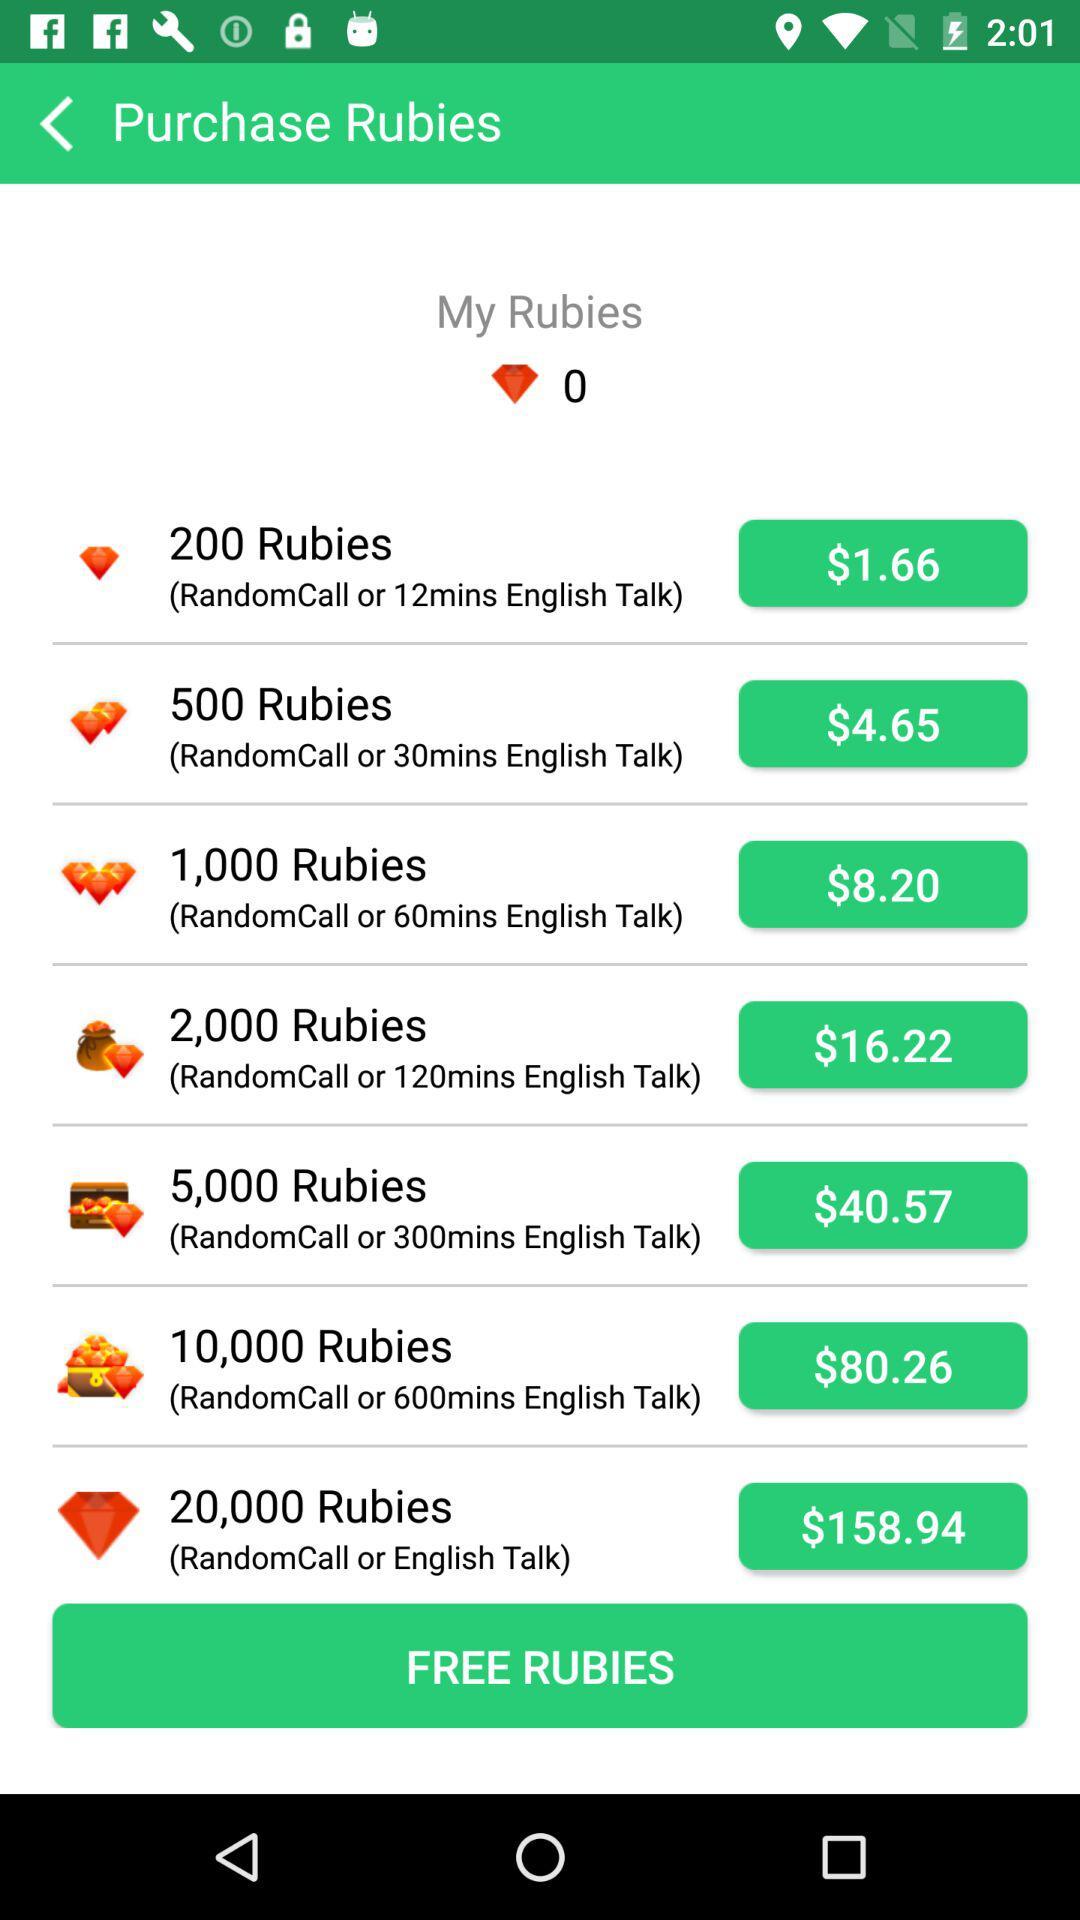 Image resolution: width=1080 pixels, height=1920 pixels. I want to click on the $1.66 item, so click(882, 562).